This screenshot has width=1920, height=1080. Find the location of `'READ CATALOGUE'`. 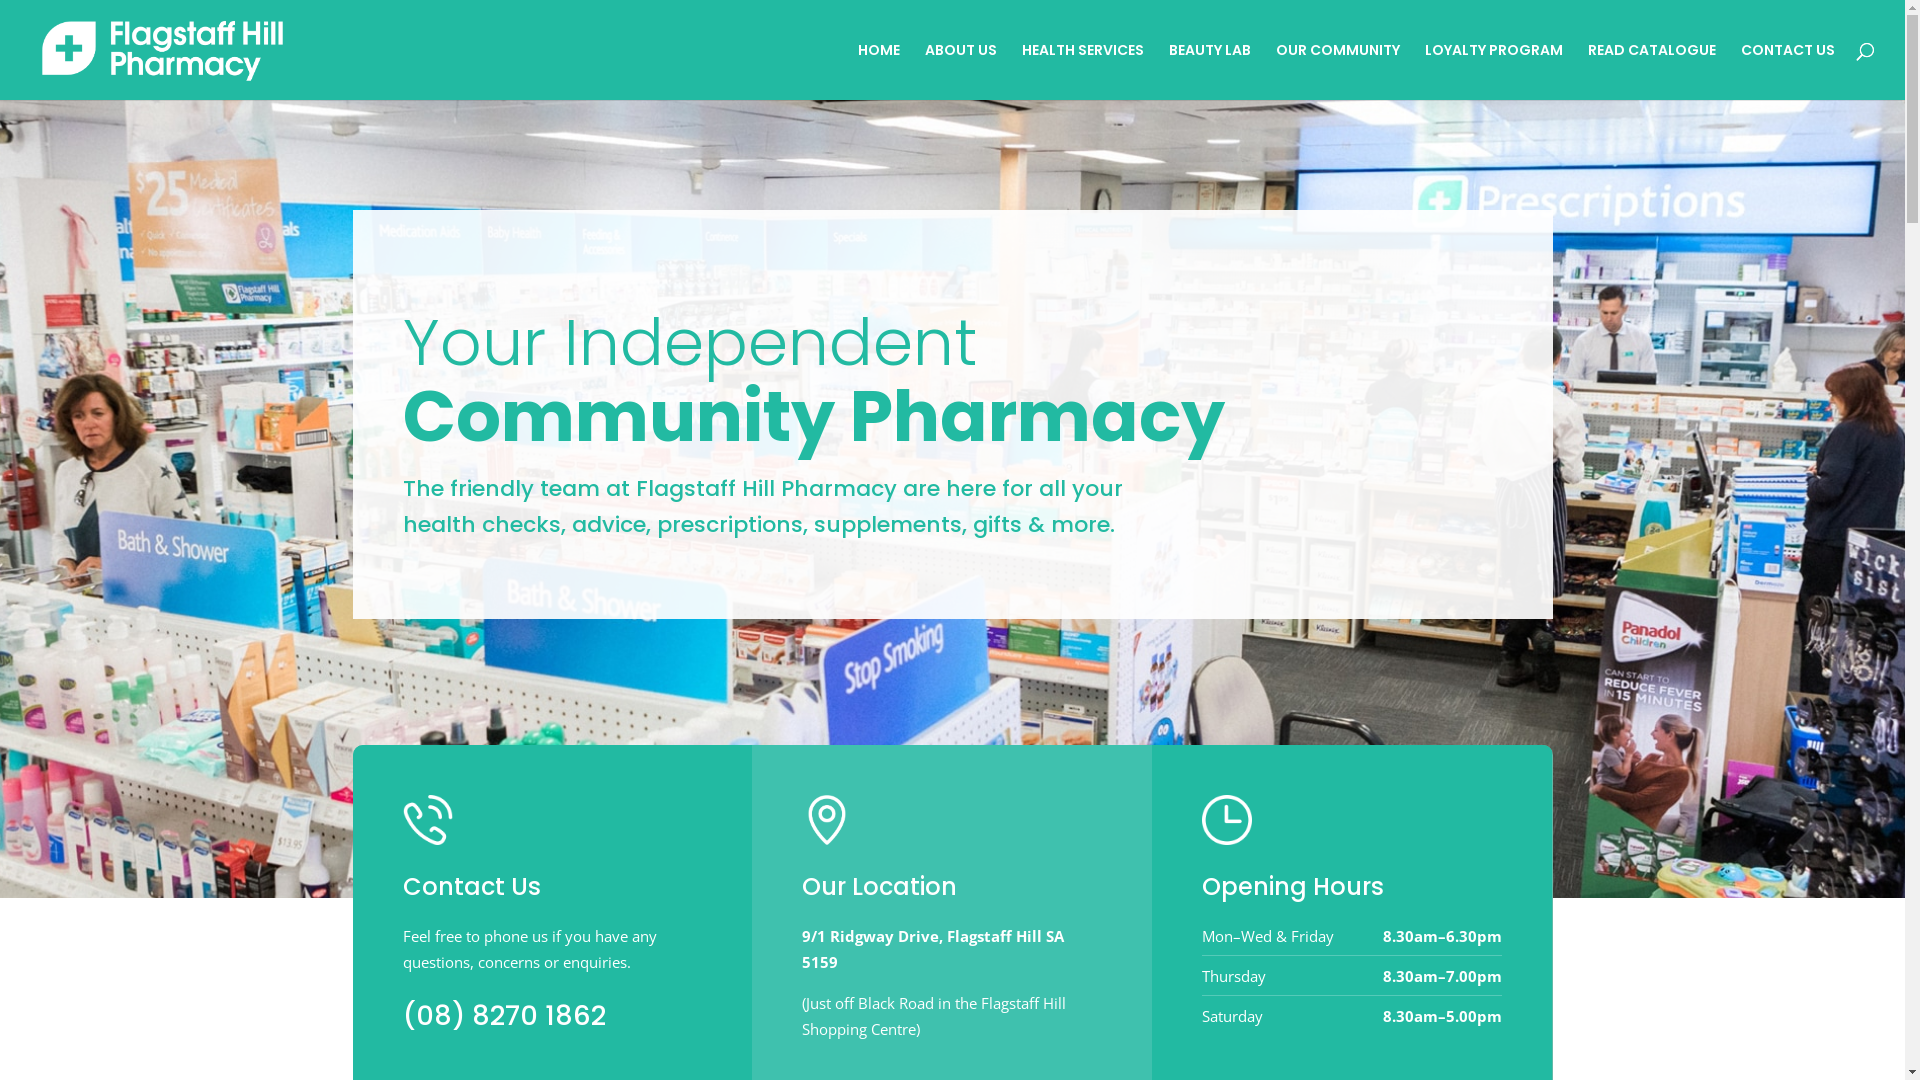

'READ CATALOGUE' is located at coordinates (1651, 70).